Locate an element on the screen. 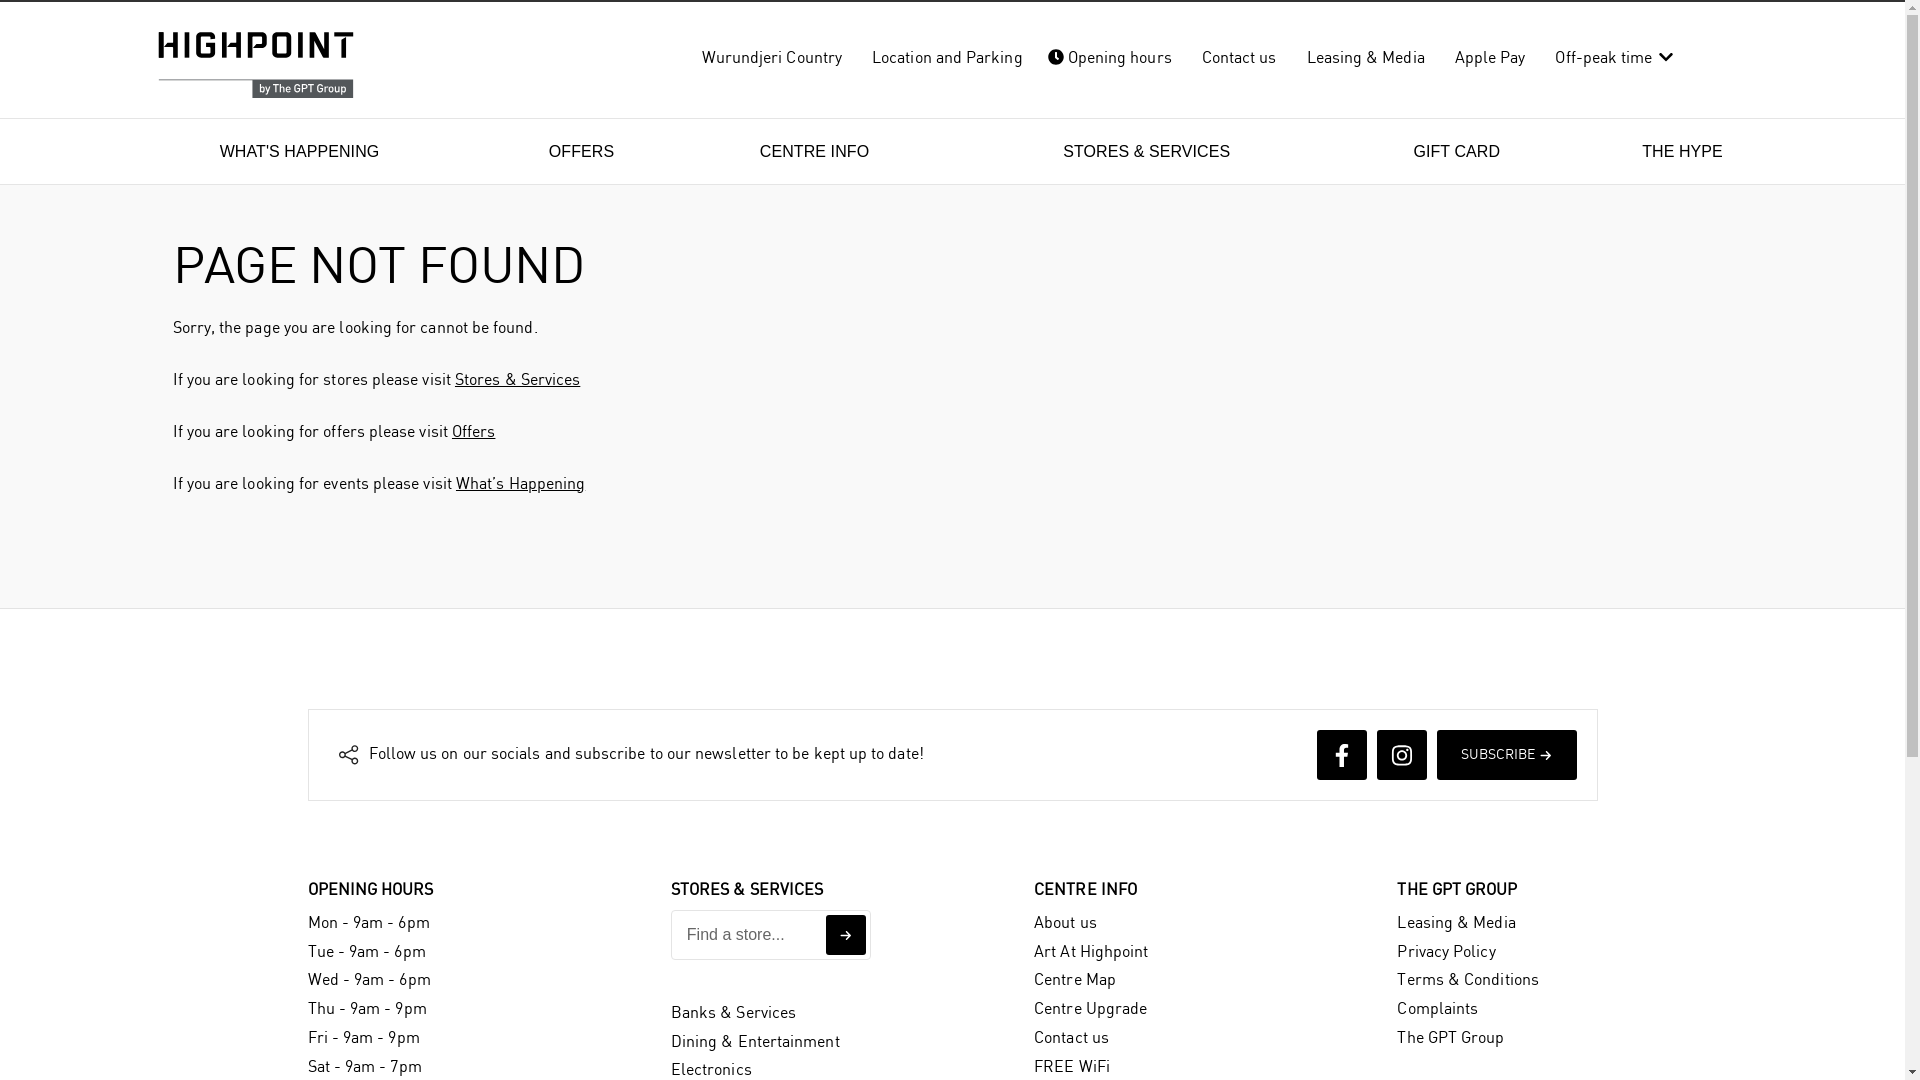  'FREE WiFi' is located at coordinates (1033, 1066).